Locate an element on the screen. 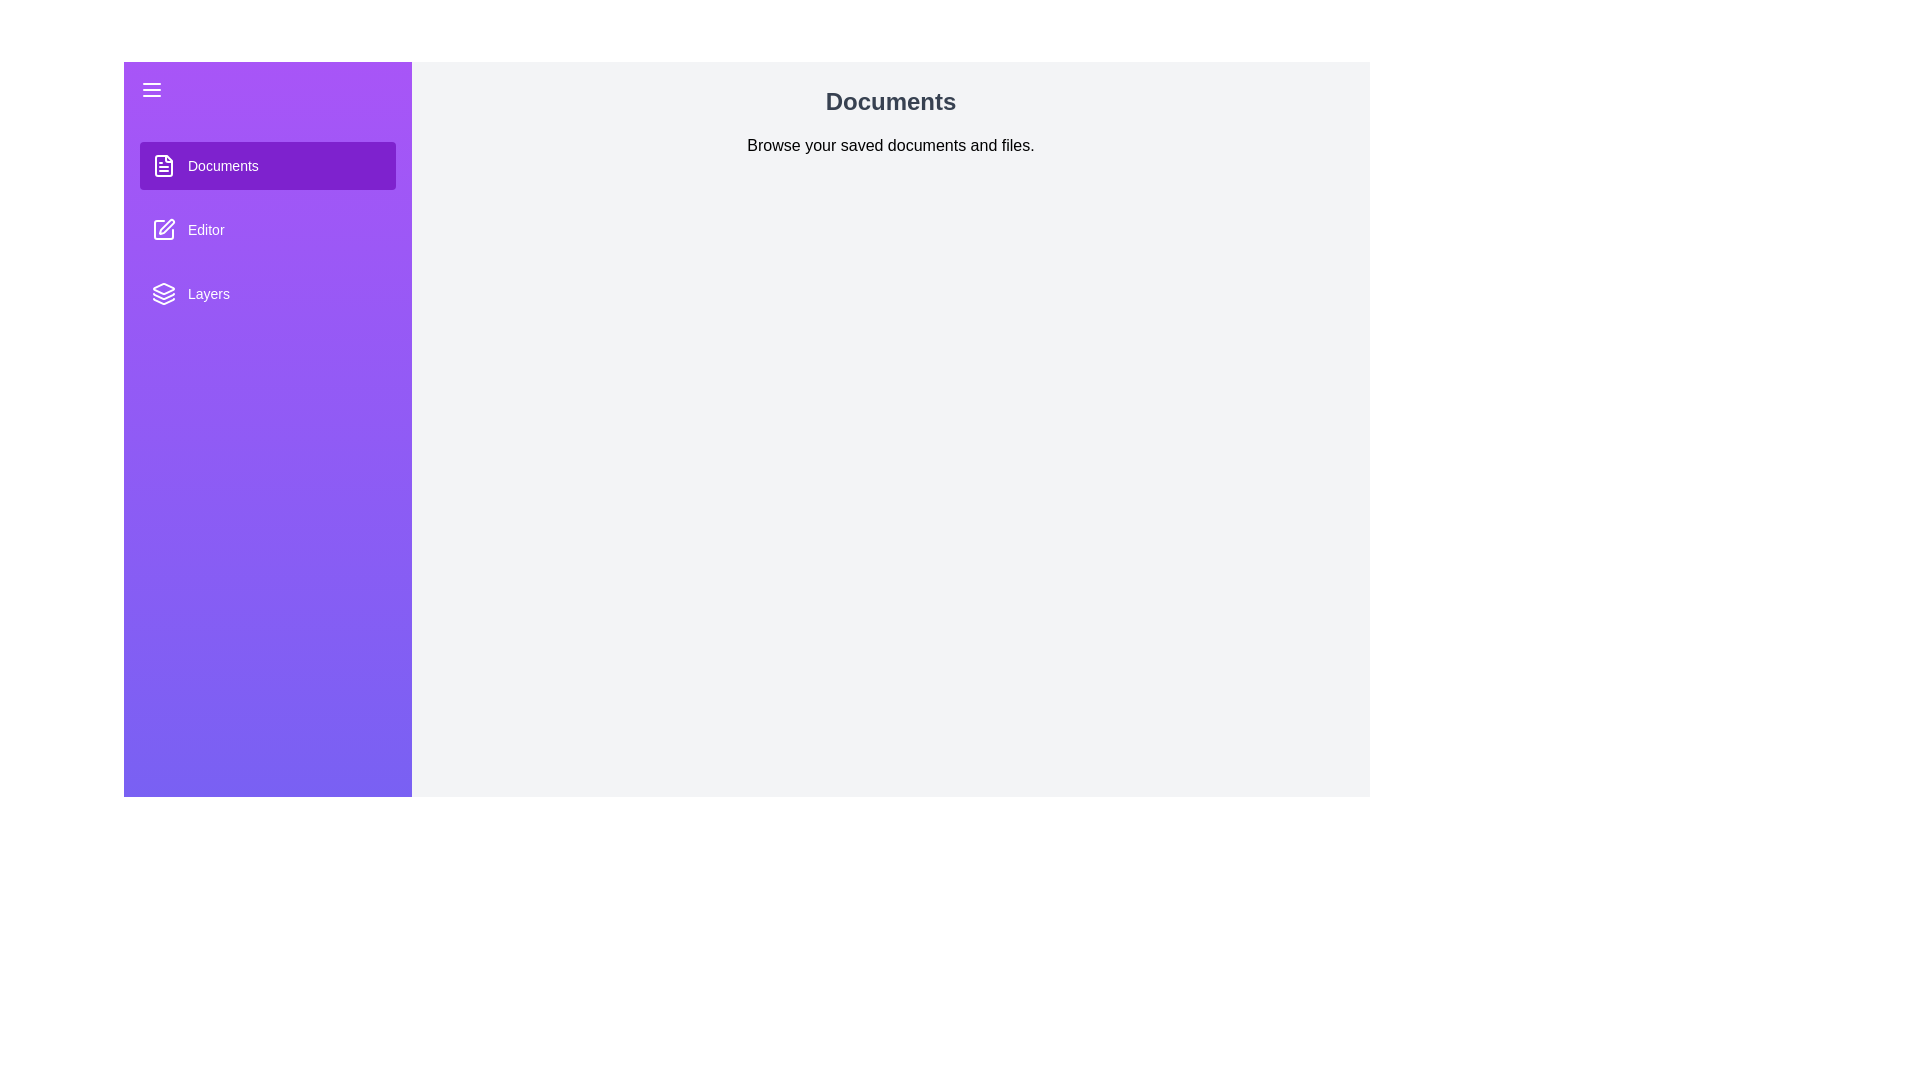 The height and width of the screenshot is (1080, 1920). the section icon for Documents to inspect it is located at coordinates (163, 164).